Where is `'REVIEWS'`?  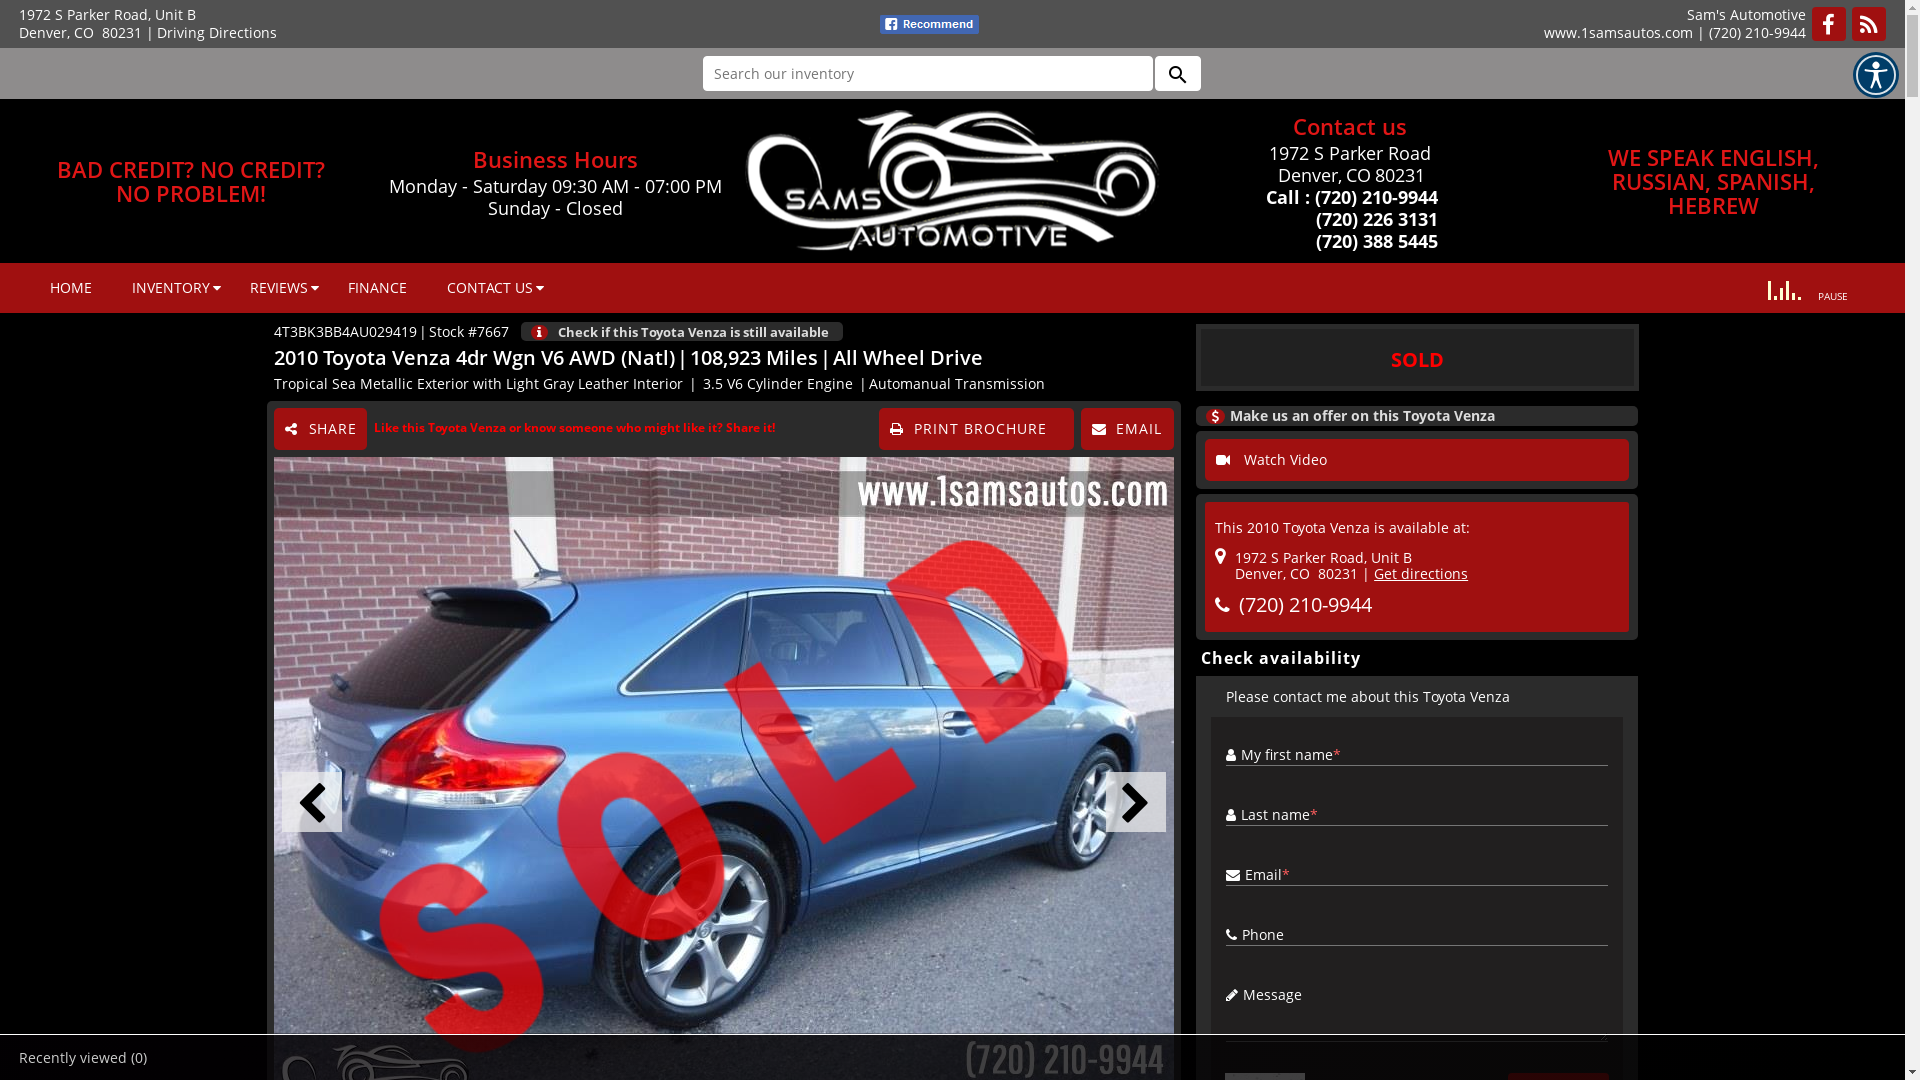
'REVIEWS' is located at coordinates (277, 288).